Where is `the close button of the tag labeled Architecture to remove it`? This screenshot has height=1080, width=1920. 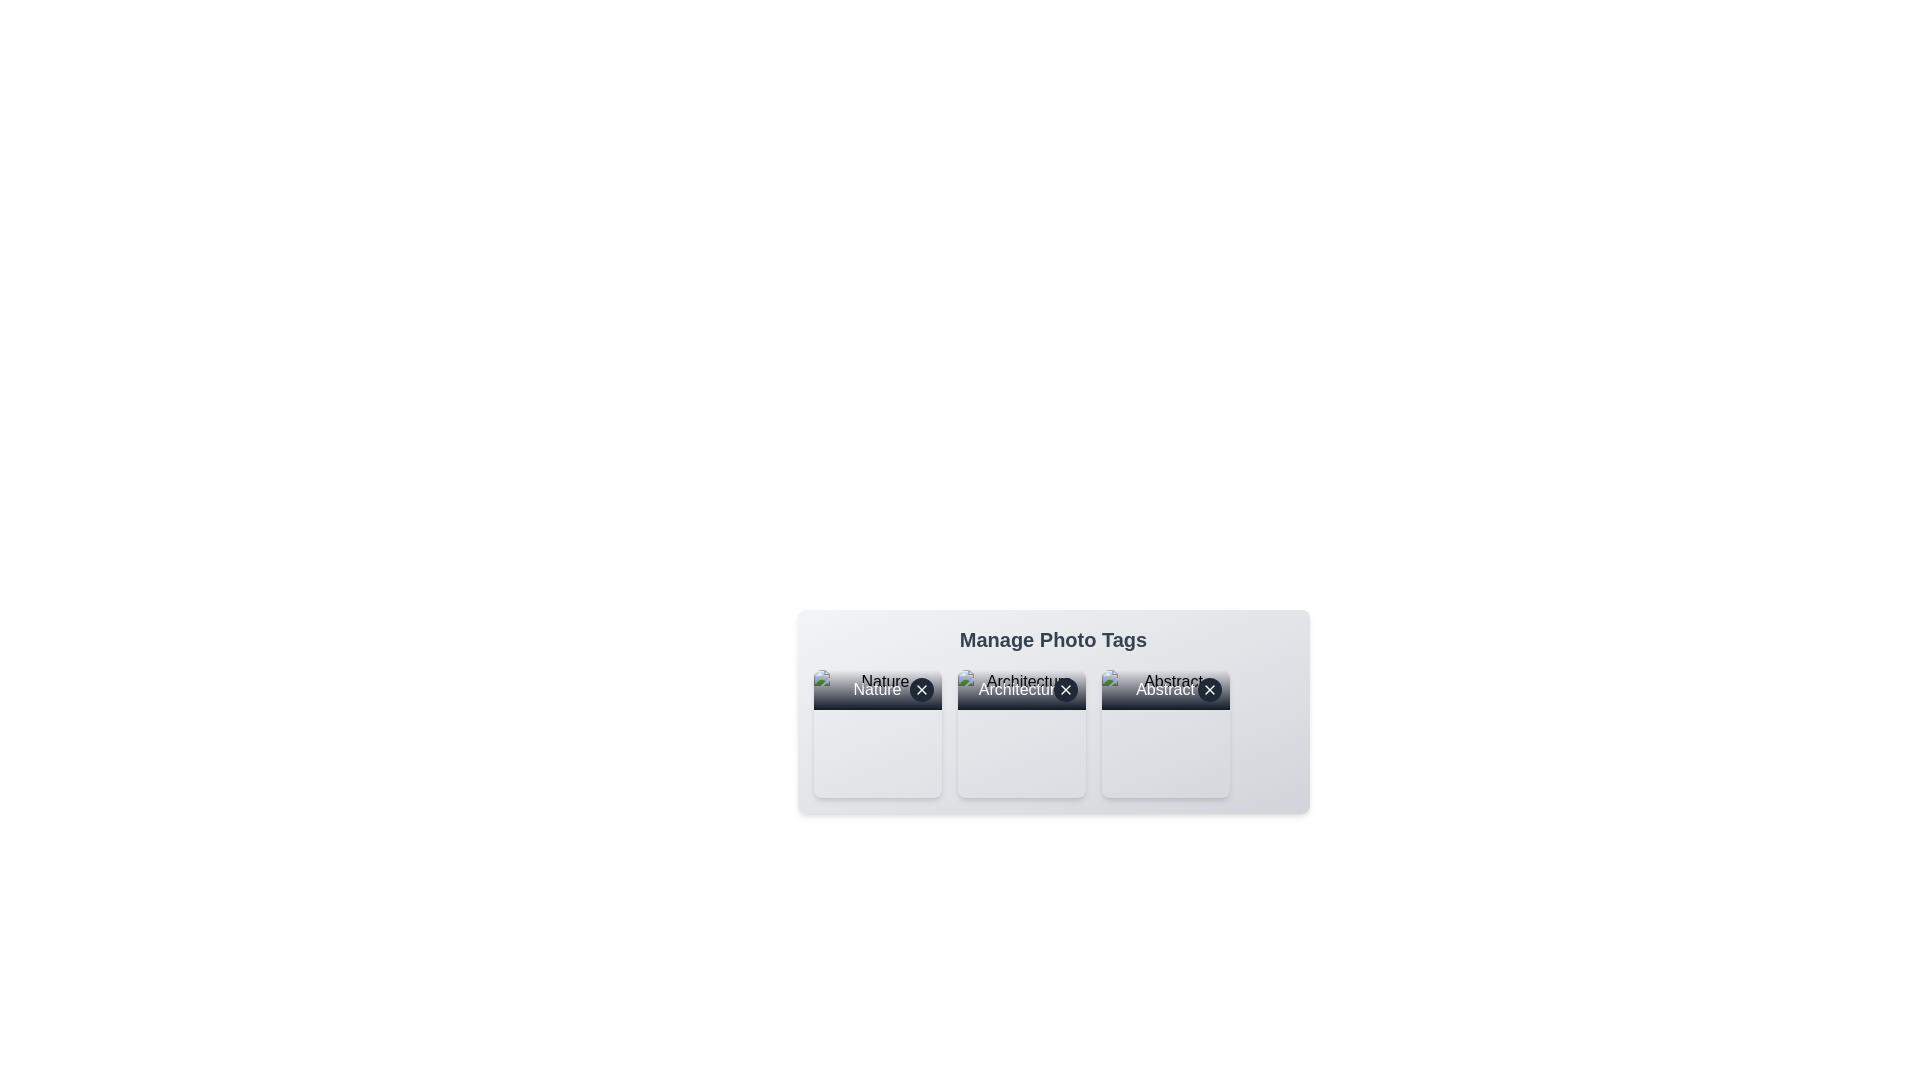 the close button of the tag labeled Architecture to remove it is located at coordinates (1064, 689).